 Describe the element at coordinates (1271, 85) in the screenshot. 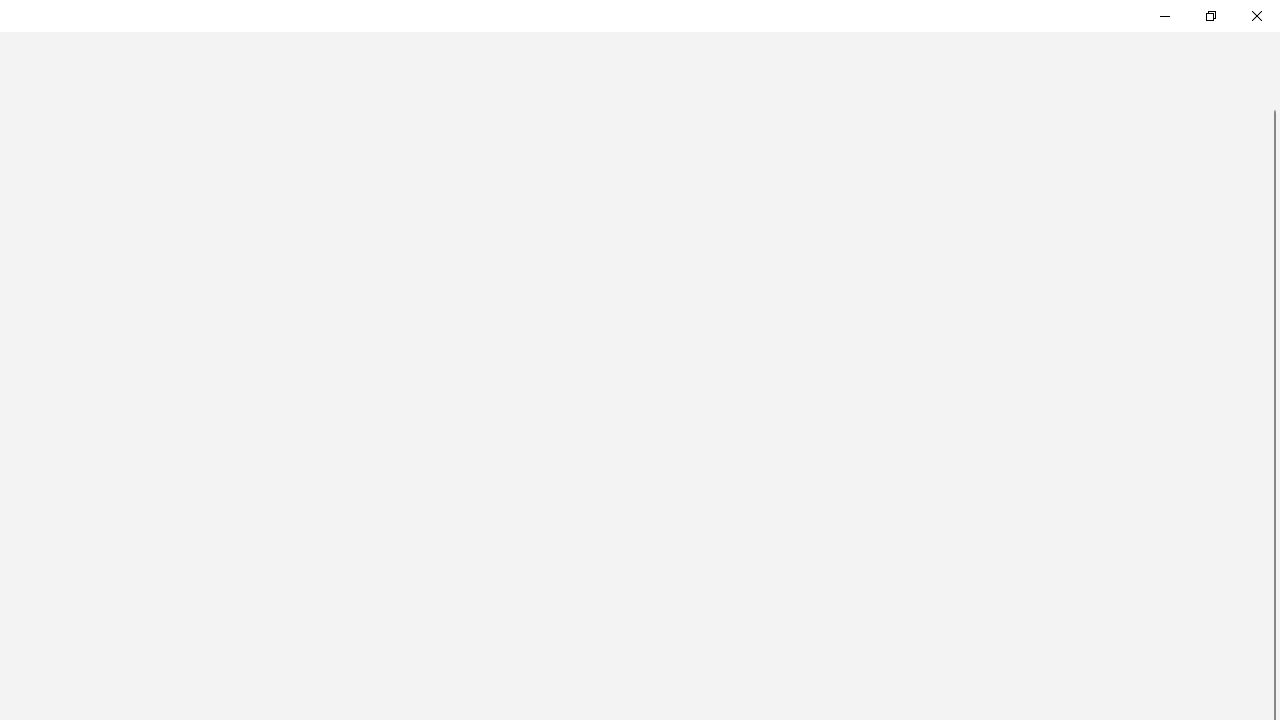

I see `'Vertical Small Decrease'` at that location.